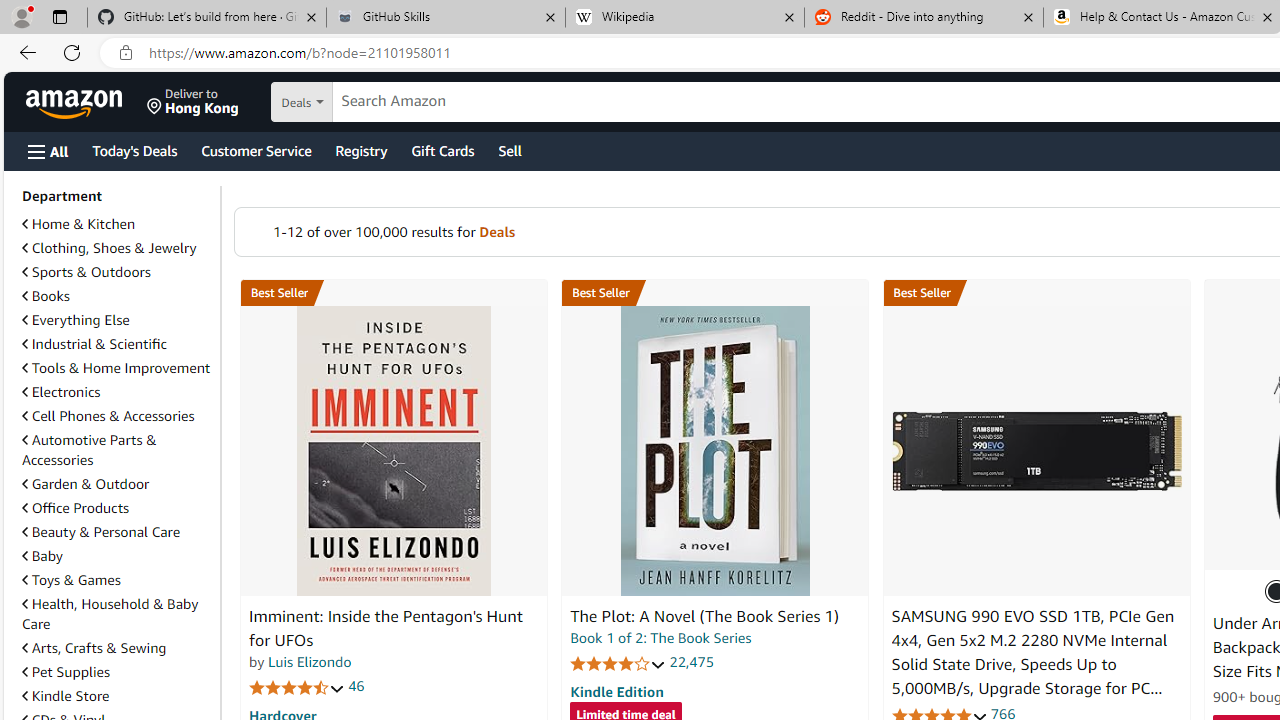 Image resolution: width=1280 pixels, height=720 pixels. Describe the element at coordinates (394, 451) in the screenshot. I see `'Imminent: Inside the Pentagon'` at that location.